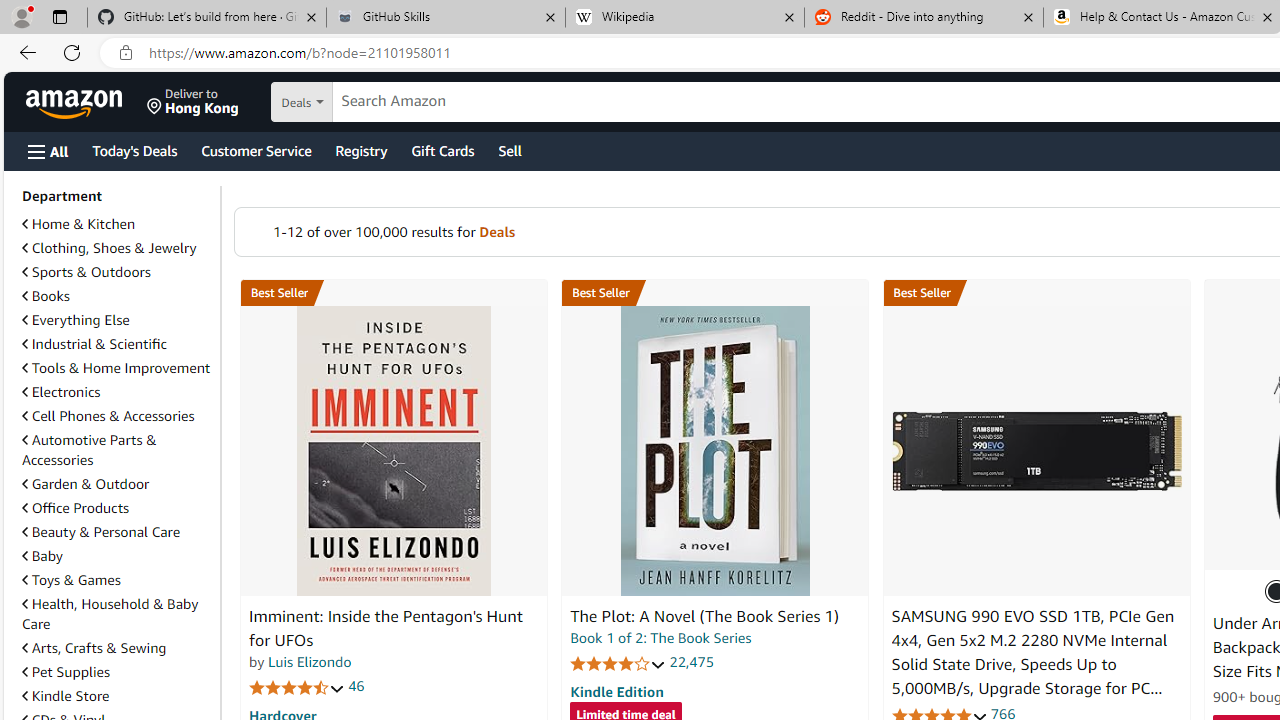 Image resolution: width=1280 pixels, height=720 pixels. Describe the element at coordinates (394, 451) in the screenshot. I see `'Imminent: Inside the Pentagon'` at that location.